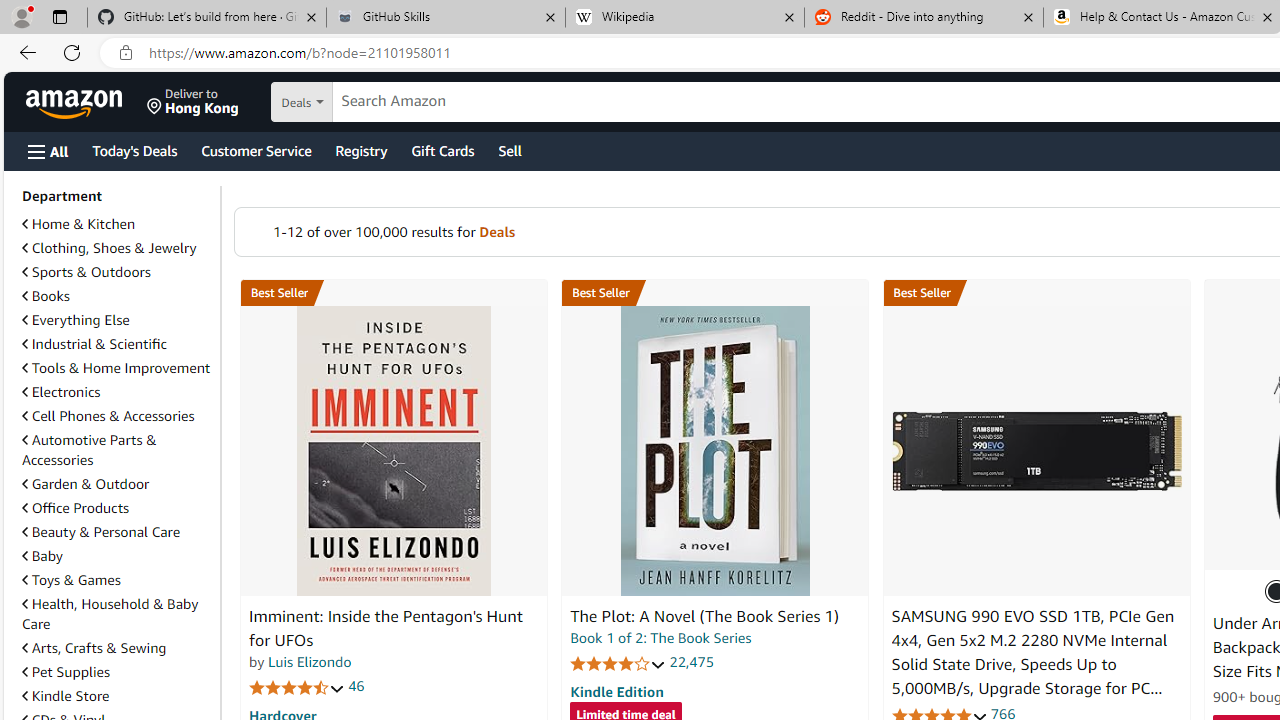 Image resolution: width=1280 pixels, height=720 pixels. Describe the element at coordinates (394, 451) in the screenshot. I see `'Imminent: Inside the Pentagon'` at that location.